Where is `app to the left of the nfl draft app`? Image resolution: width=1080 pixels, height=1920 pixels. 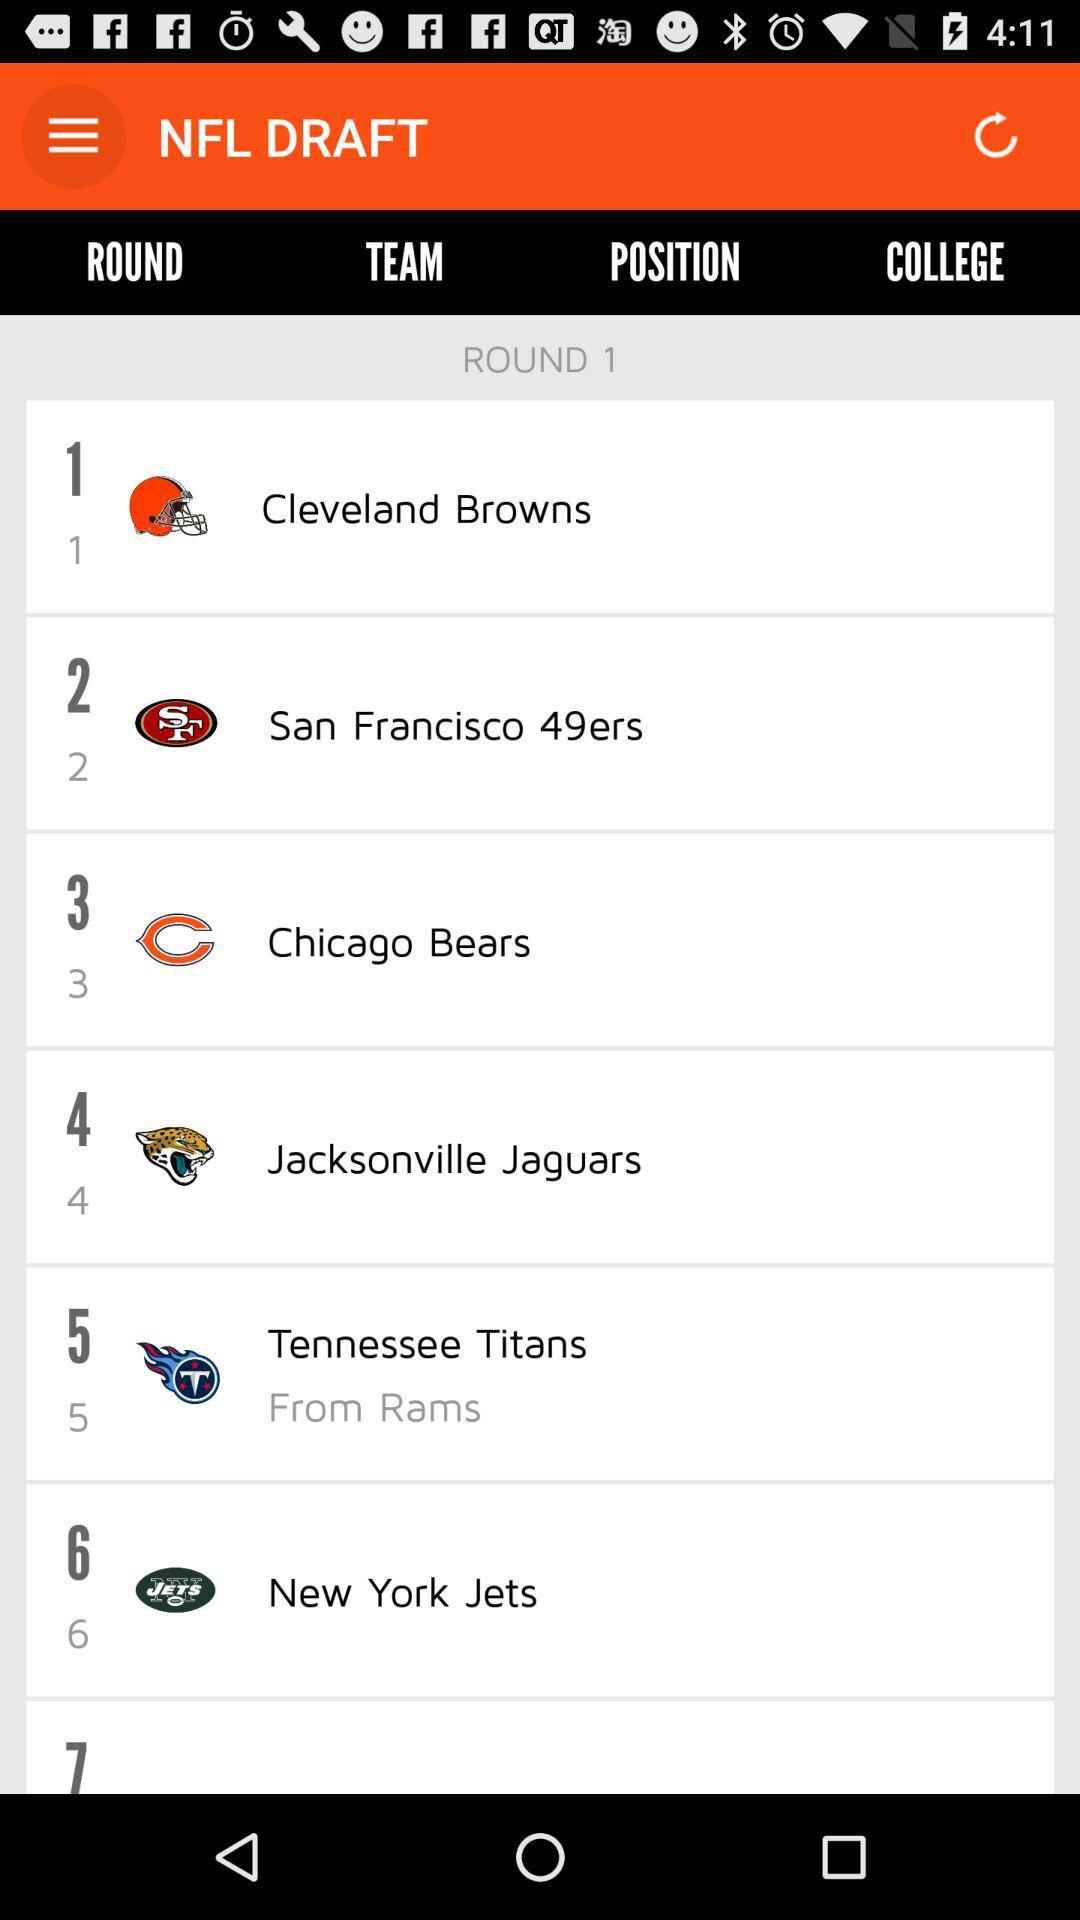 app to the left of the nfl draft app is located at coordinates (72, 135).